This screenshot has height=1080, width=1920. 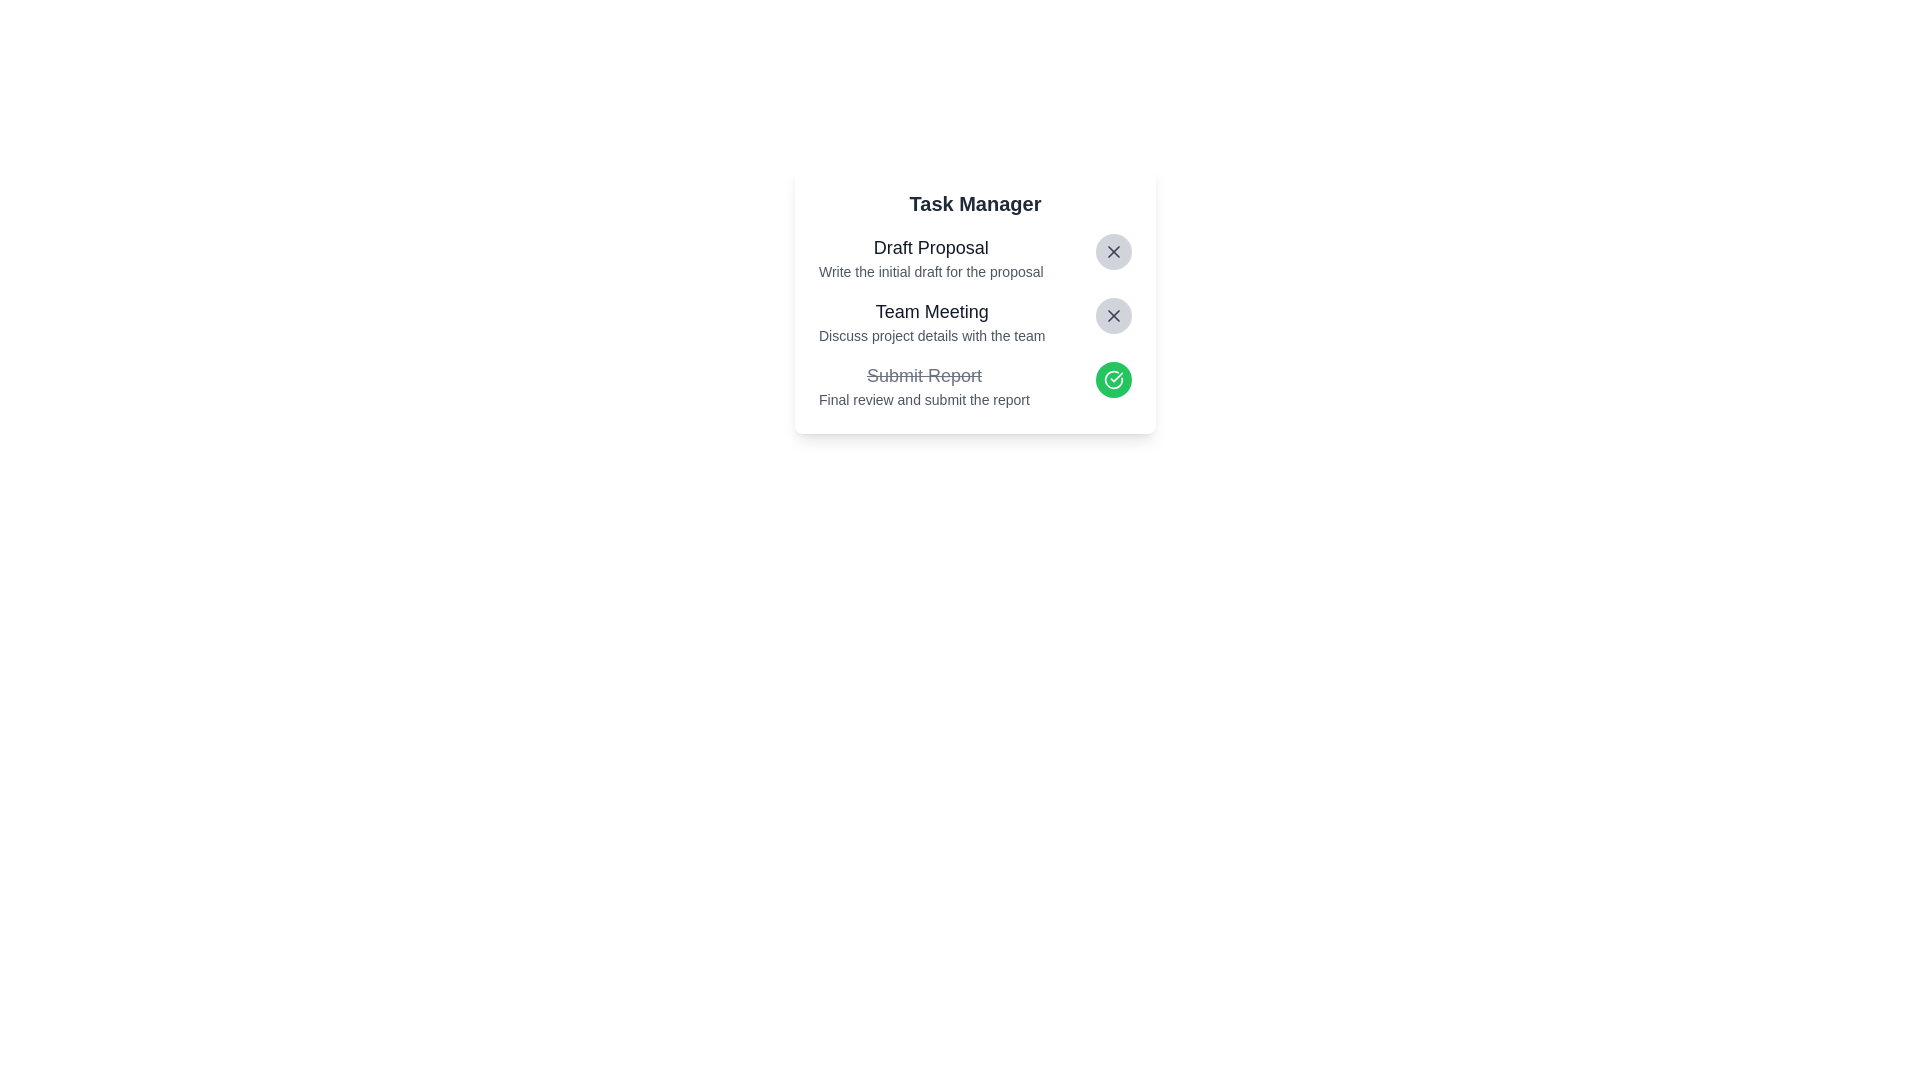 I want to click on the text block that displays the title and description of a completed task, which is the third list item in the task manager, located below the 'Team Meeting' item and to the left of a green circular button with a check mark icon, so click(x=923, y=385).